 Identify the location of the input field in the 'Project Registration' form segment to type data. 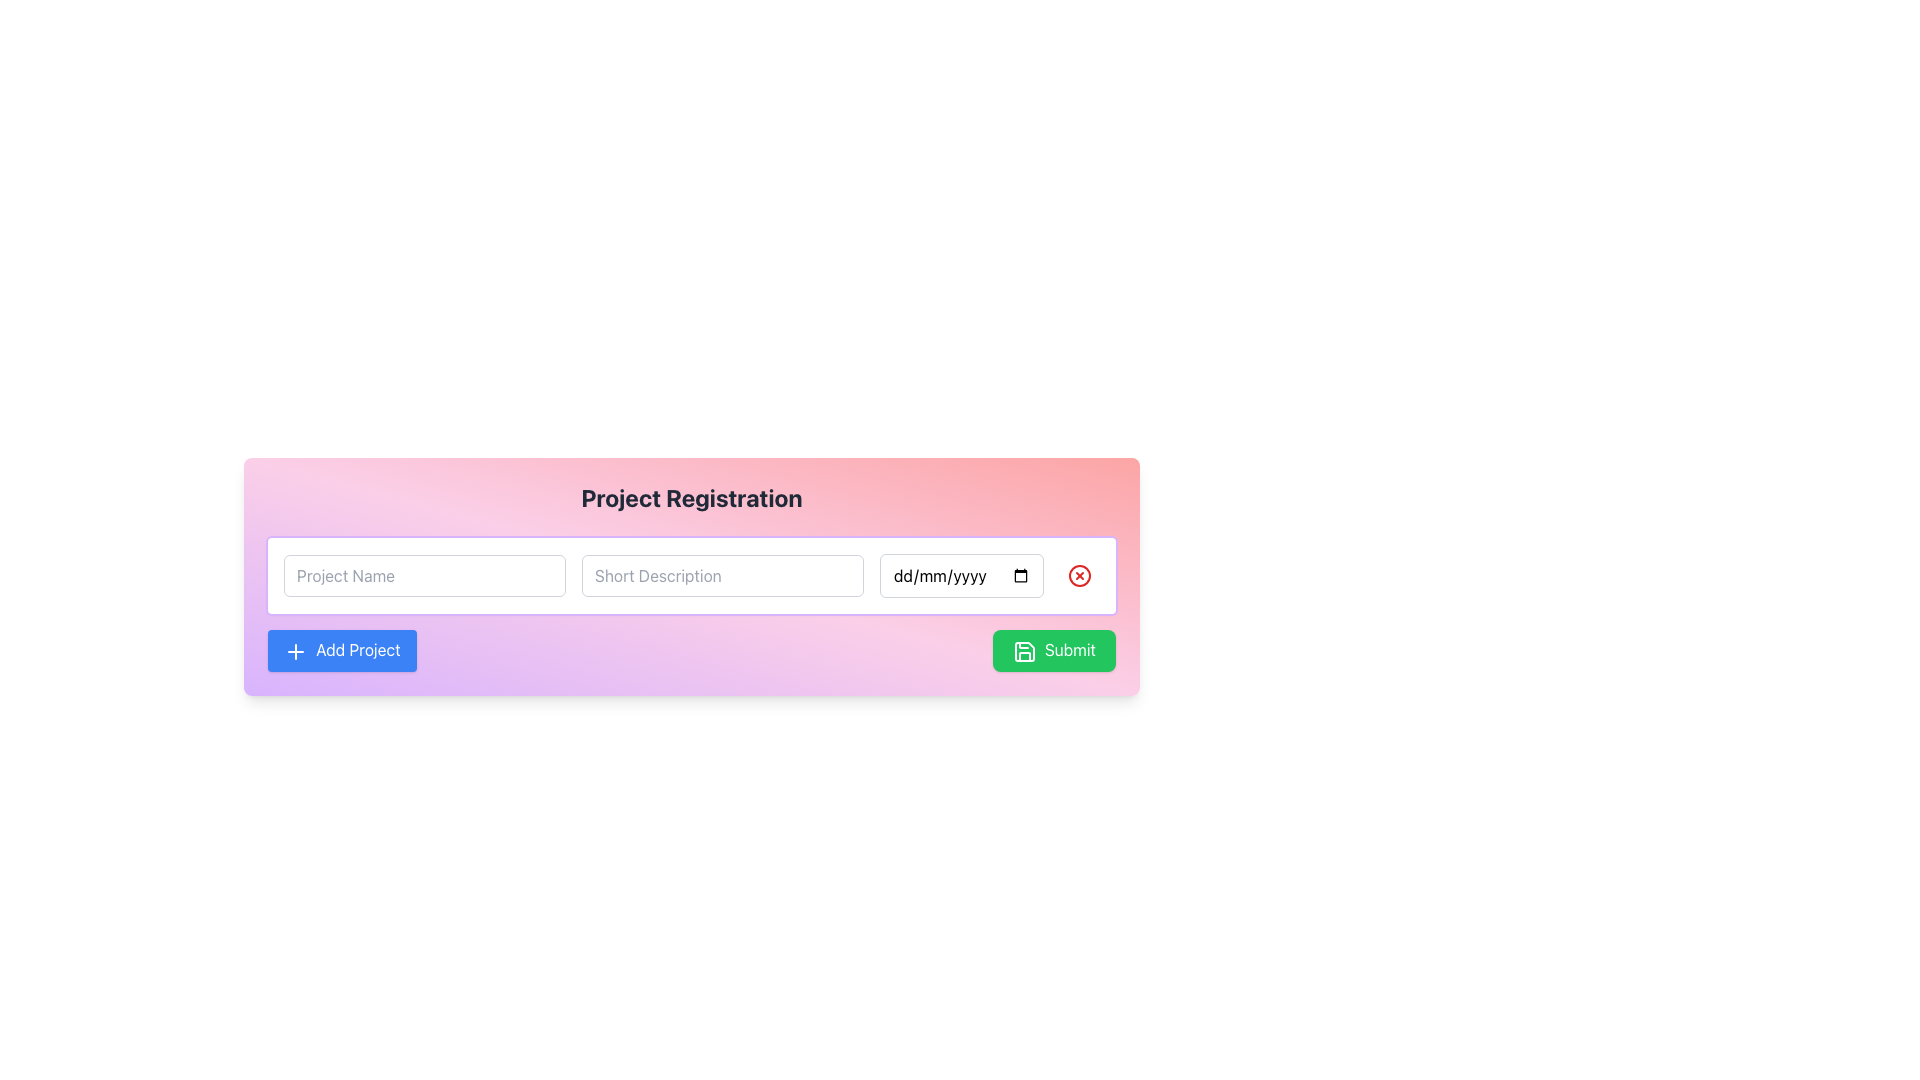
(691, 603).